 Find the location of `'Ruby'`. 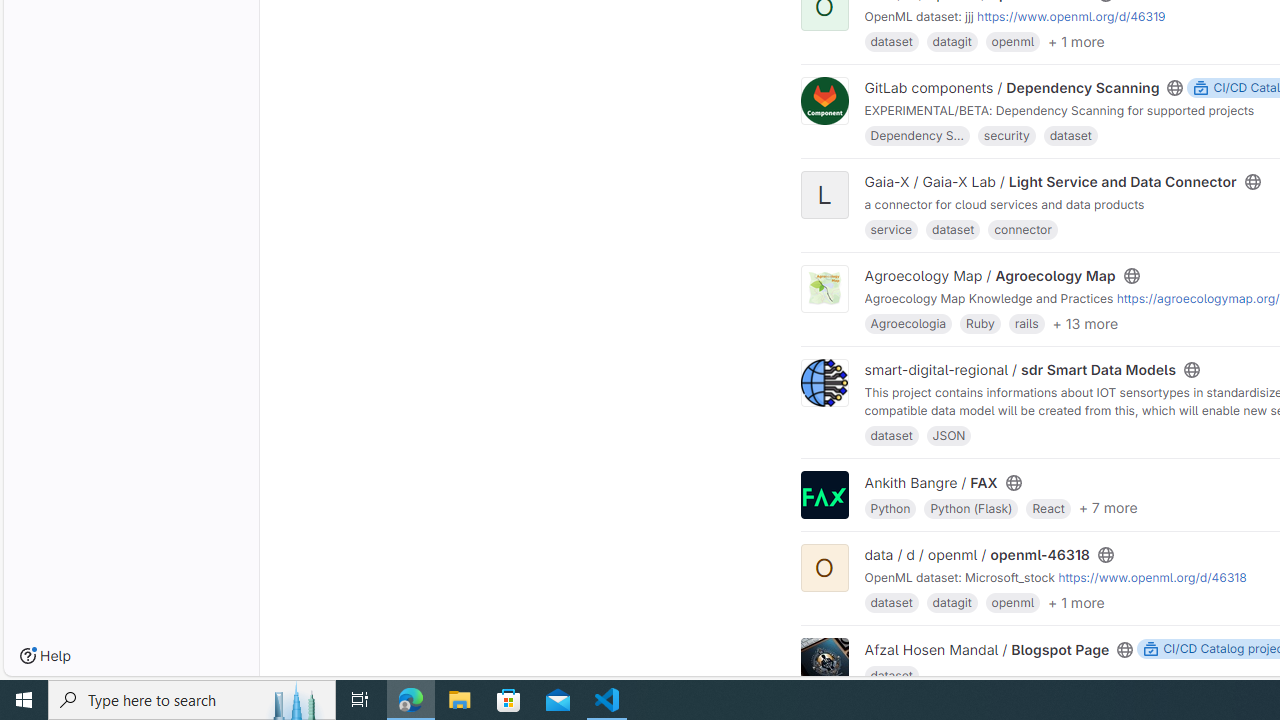

'Ruby' is located at coordinates (980, 322).